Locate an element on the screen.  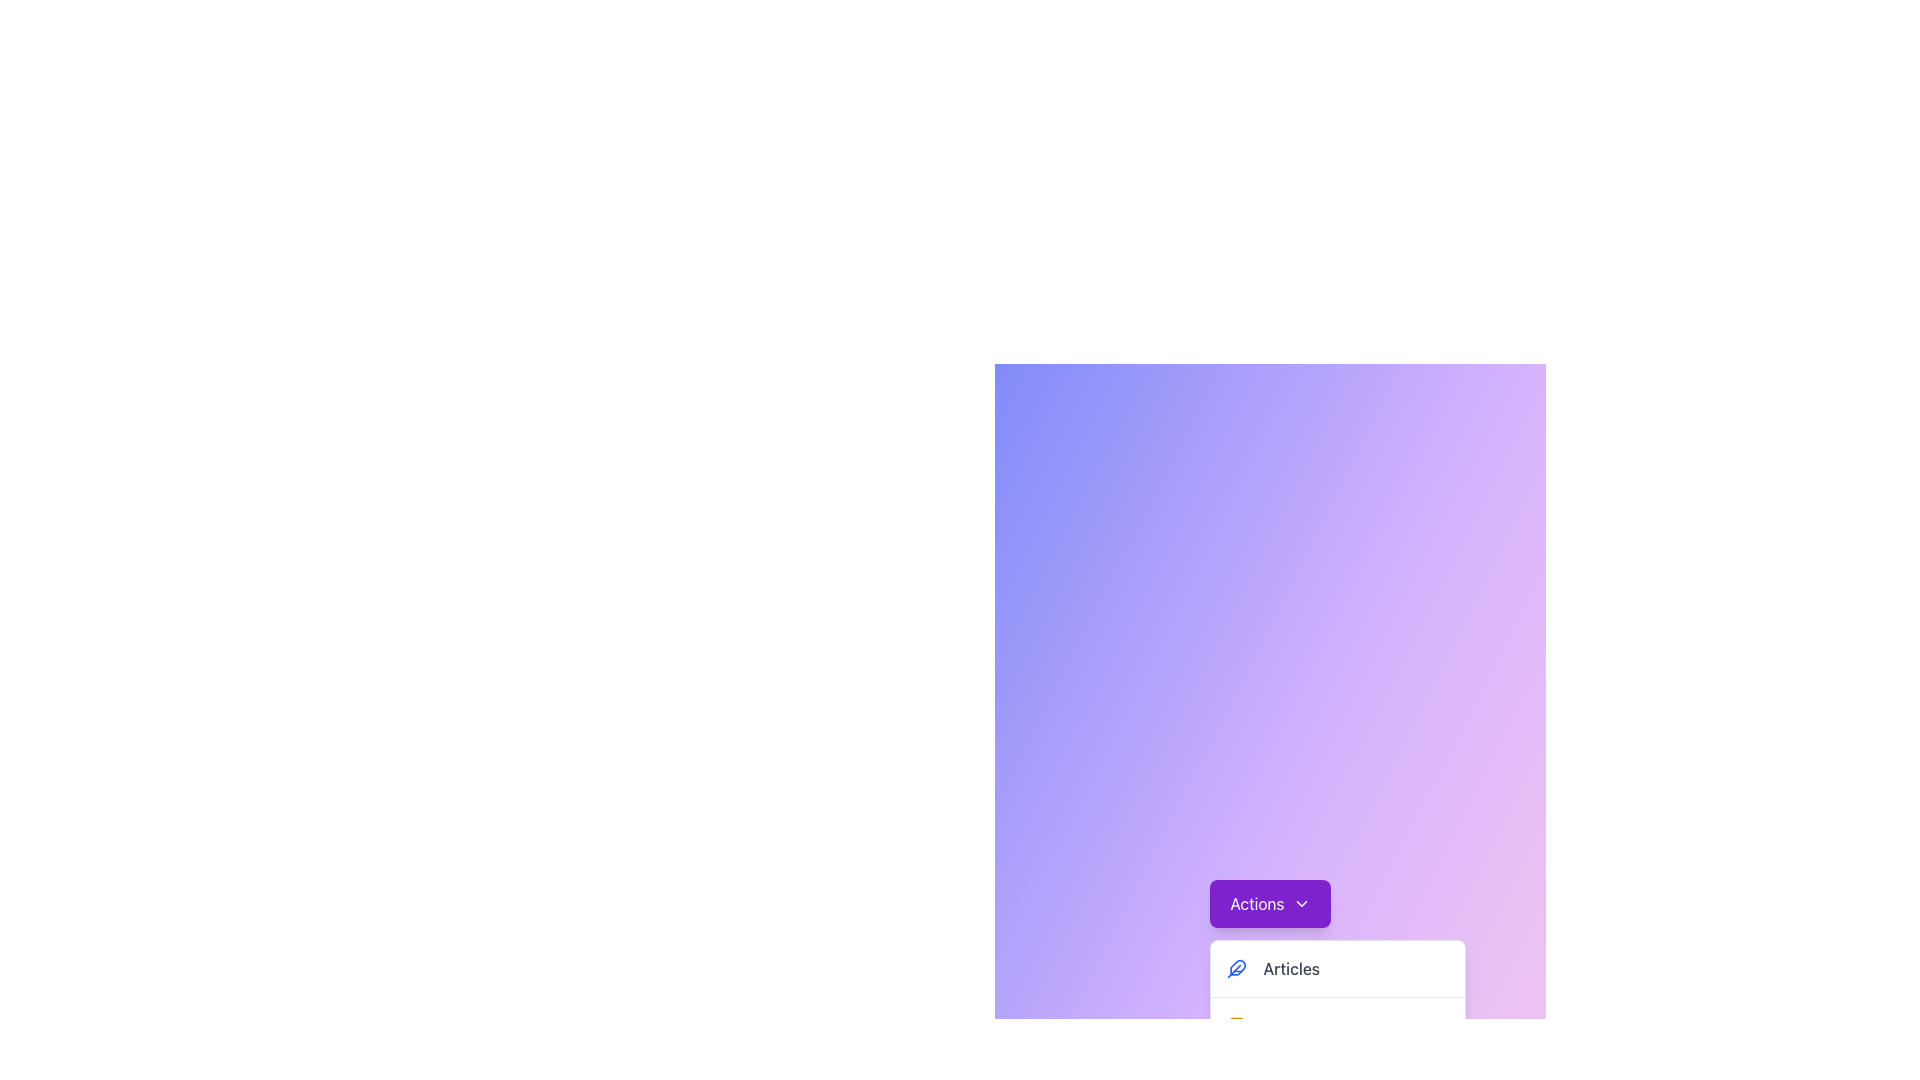
the small downward-pointing chevron icon with a purple background and white stroke located on the far right of the 'Actions' button is located at coordinates (1301, 903).